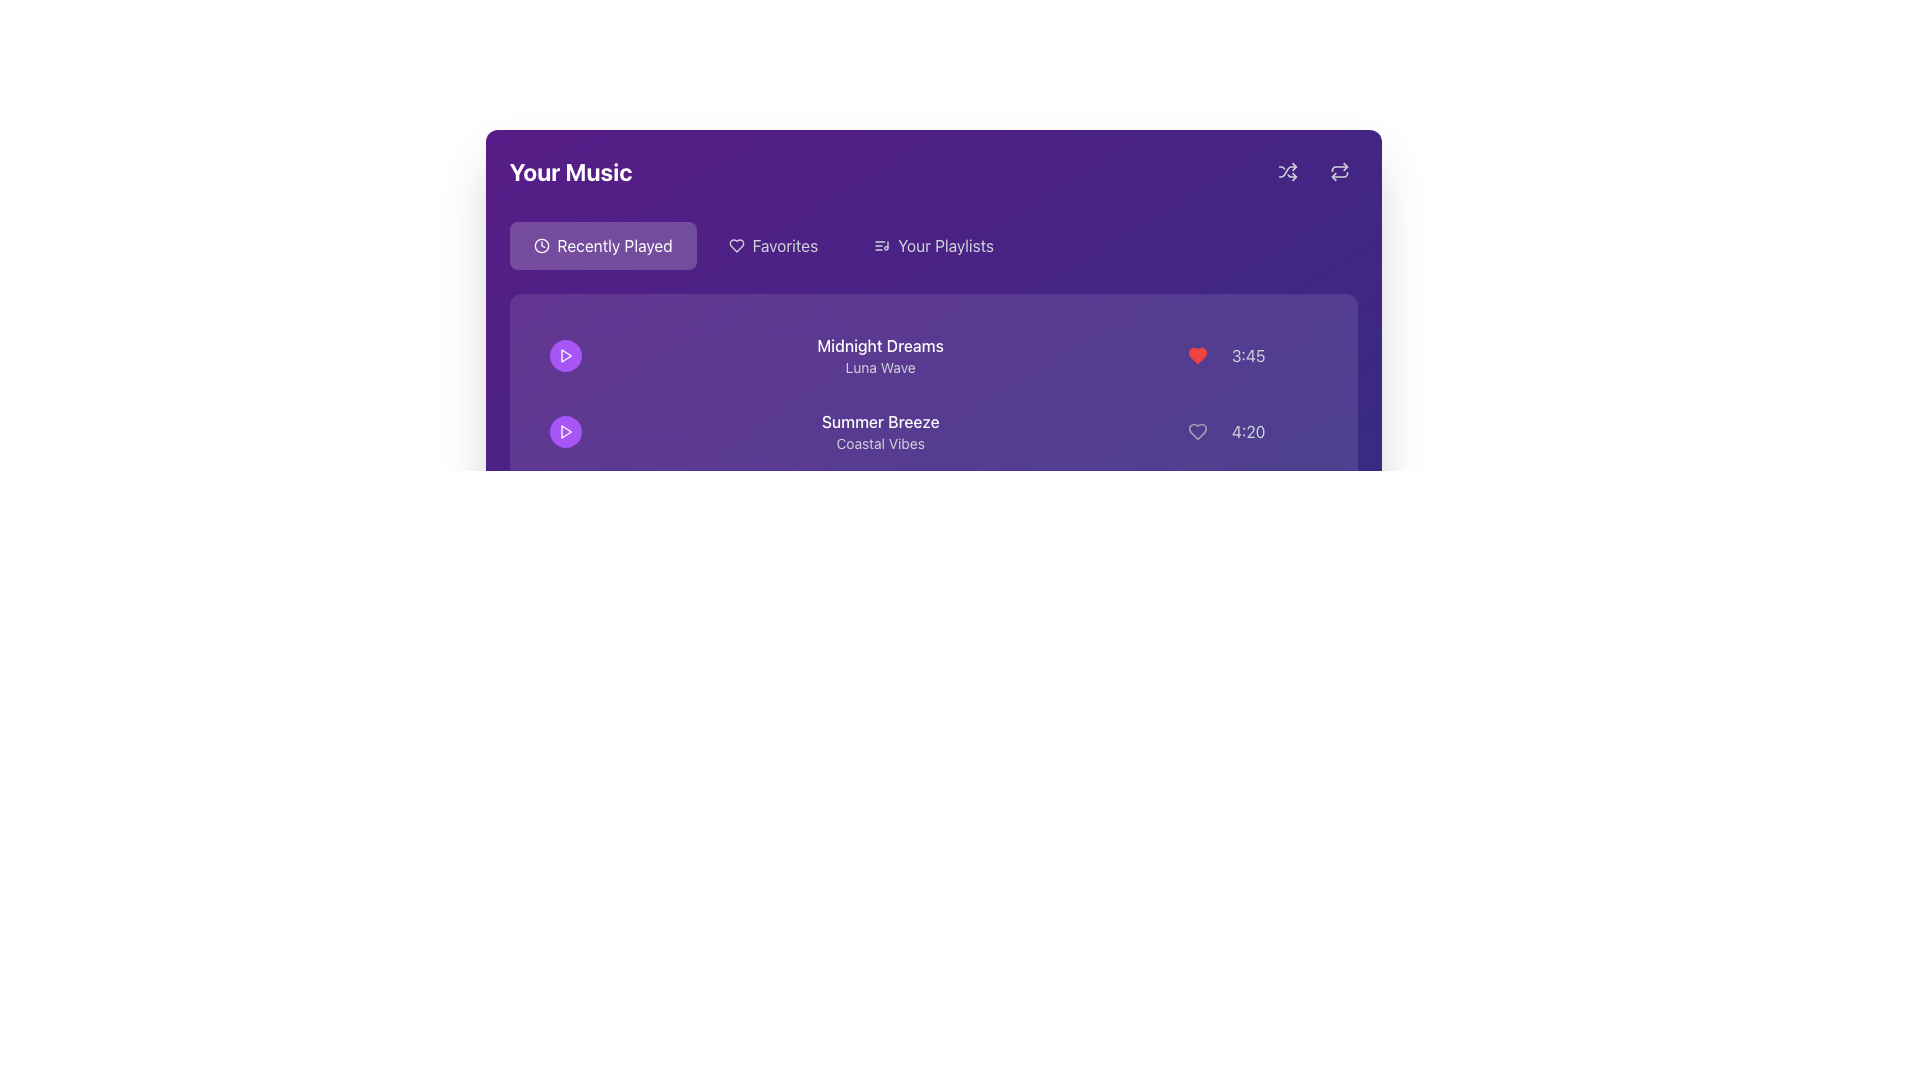  I want to click on the ellipsis icon button, so click(1299, 354).